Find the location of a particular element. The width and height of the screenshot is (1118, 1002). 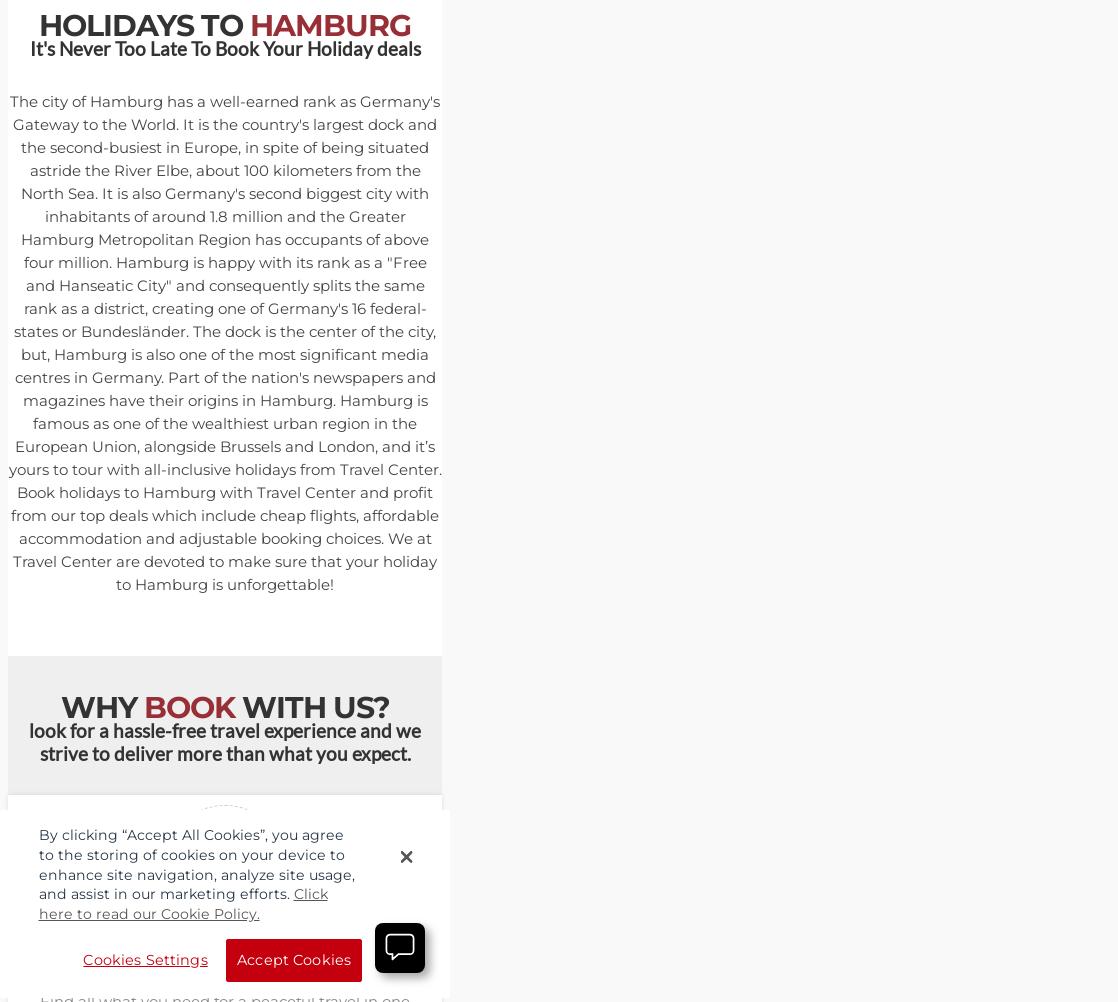

'BOOK' is located at coordinates (188, 707).